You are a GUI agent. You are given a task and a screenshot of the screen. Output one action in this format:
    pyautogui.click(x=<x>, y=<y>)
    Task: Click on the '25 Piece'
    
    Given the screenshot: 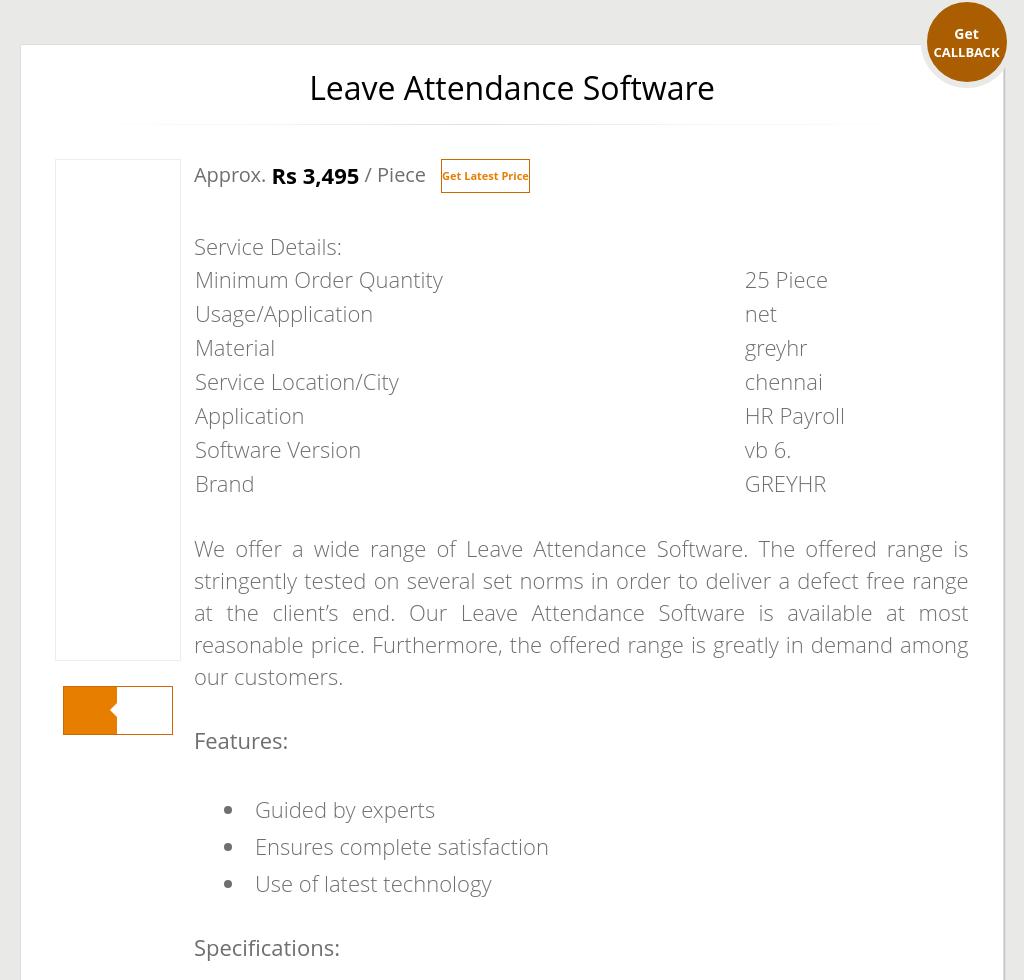 What is the action you would take?
    pyautogui.click(x=786, y=279)
    